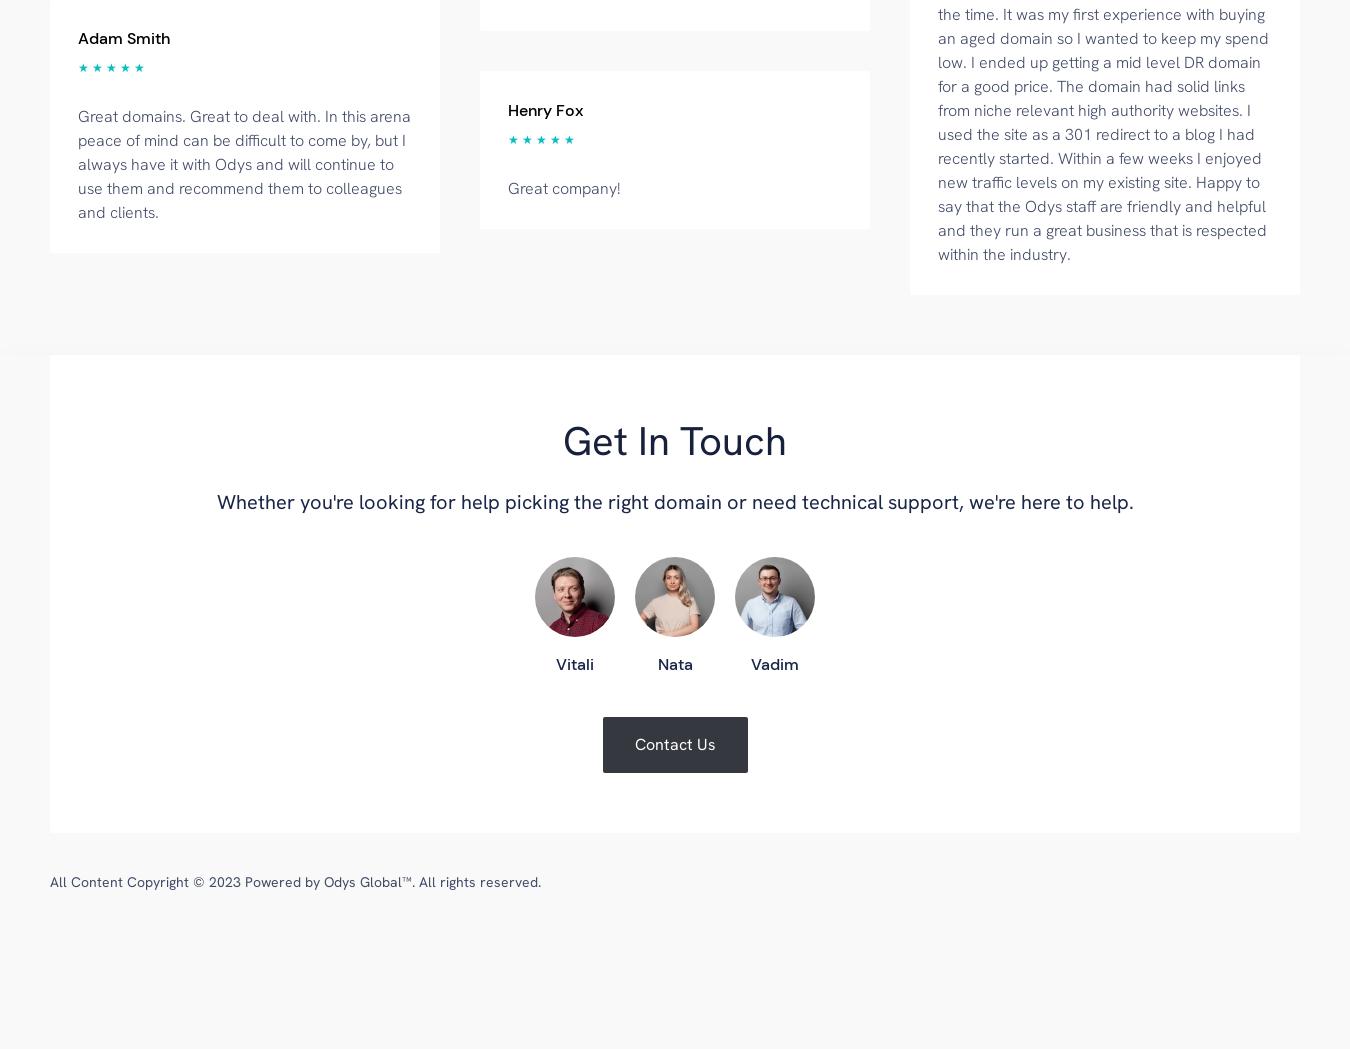 This screenshot has height=1049, width=1350. Describe the element at coordinates (544, 108) in the screenshot. I see `'Henry Fox'` at that location.